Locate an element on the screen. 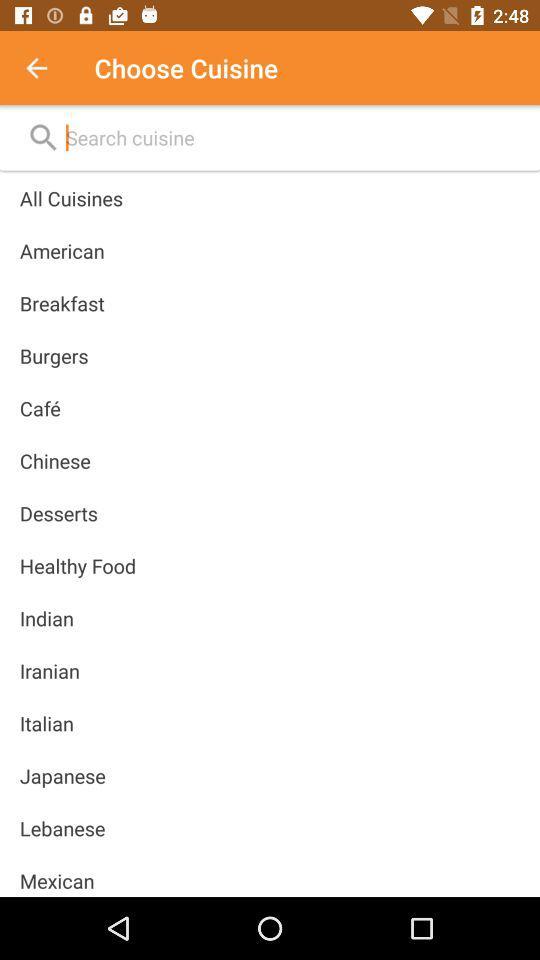 Image resolution: width=540 pixels, height=960 pixels. search bar is located at coordinates (291, 136).